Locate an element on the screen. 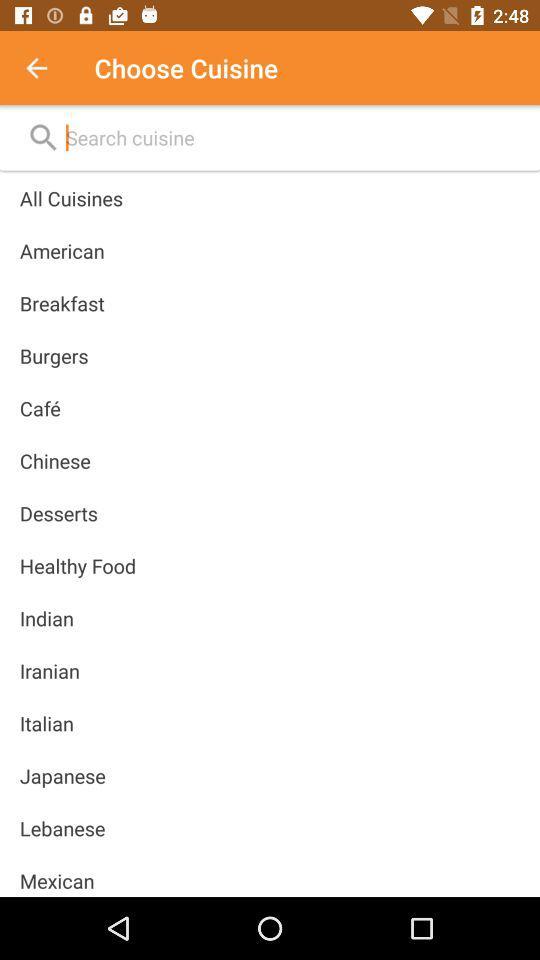 Image resolution: width=540 pixels, height=960 pixels. search bar is located at coordinates (291, 136).